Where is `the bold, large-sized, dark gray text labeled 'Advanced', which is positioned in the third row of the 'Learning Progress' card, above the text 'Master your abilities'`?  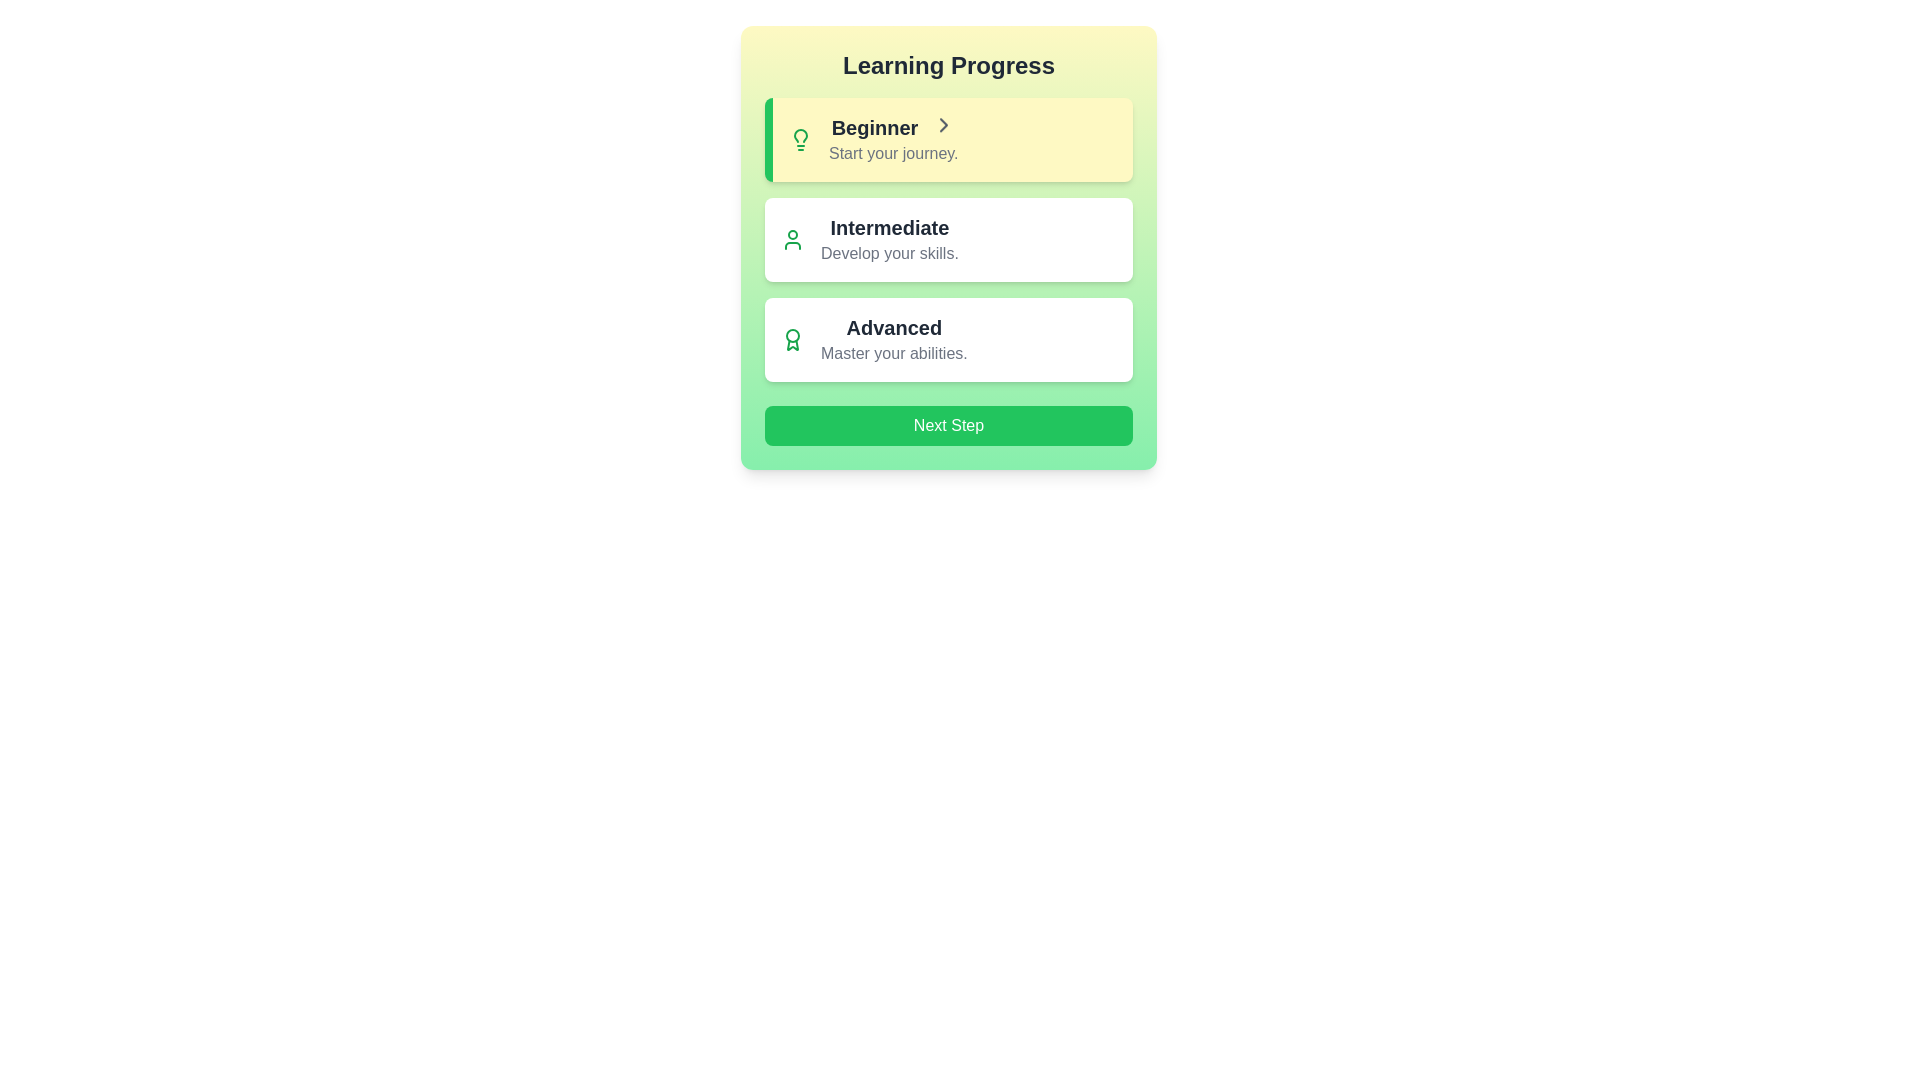 the bold, large-sized, dark gray text labeled 'Advanced', which is positioned in the third row of the 'Learning Progress' card, above the text 'Master your abilities' is located at coordinates (893, 326).